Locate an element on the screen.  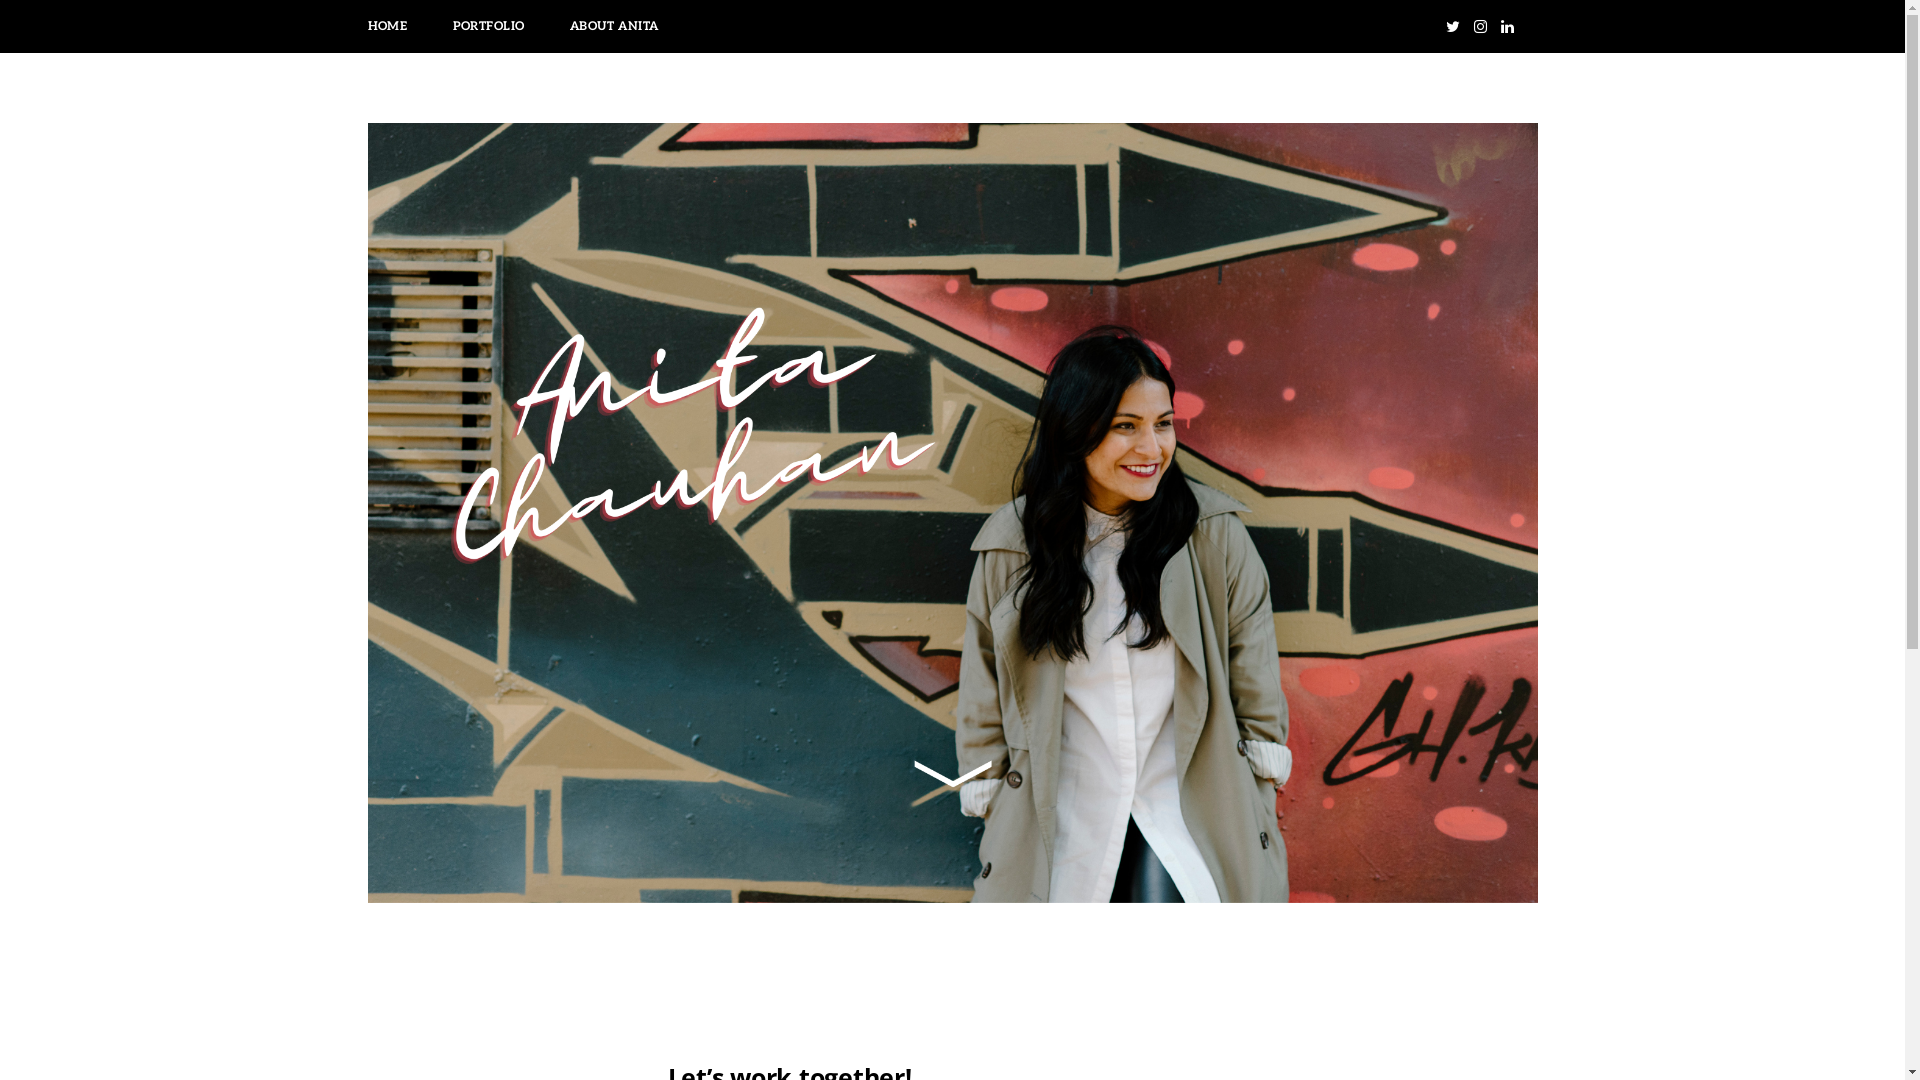
'LinkedIn' is located at coordinates (1506, 26).